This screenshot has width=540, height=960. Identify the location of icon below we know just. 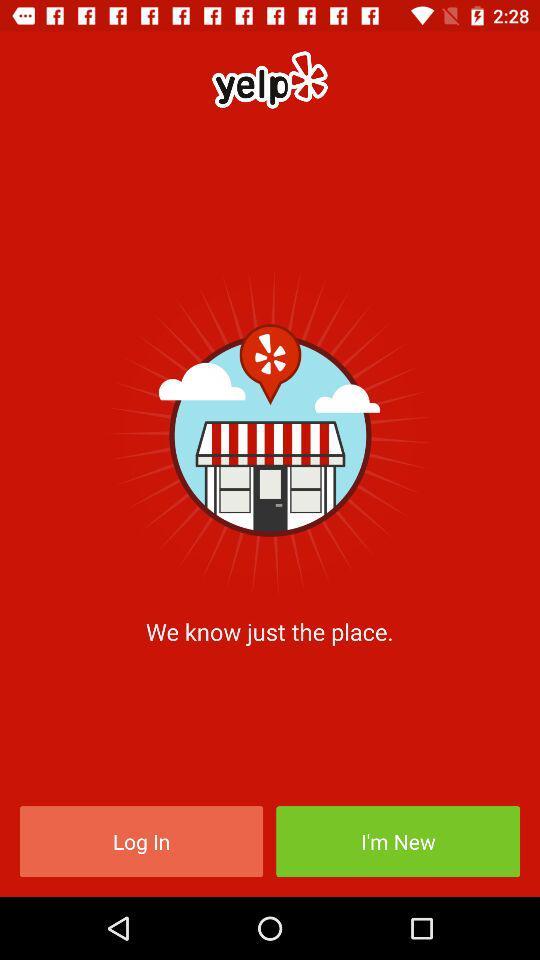
(140, 840).